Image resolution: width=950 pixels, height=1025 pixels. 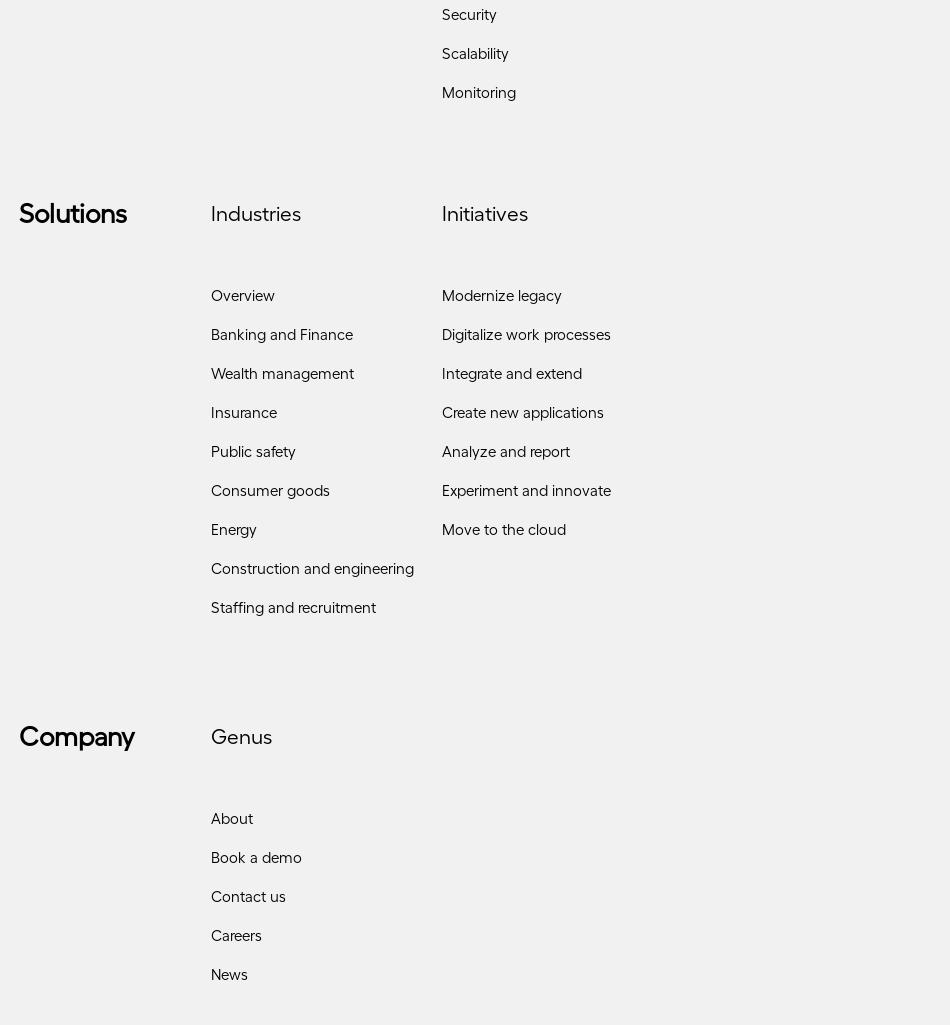 What do you see at coordinates (229, 980) in the screenshot?
I see `'News'` at bounding box center [229, 980].